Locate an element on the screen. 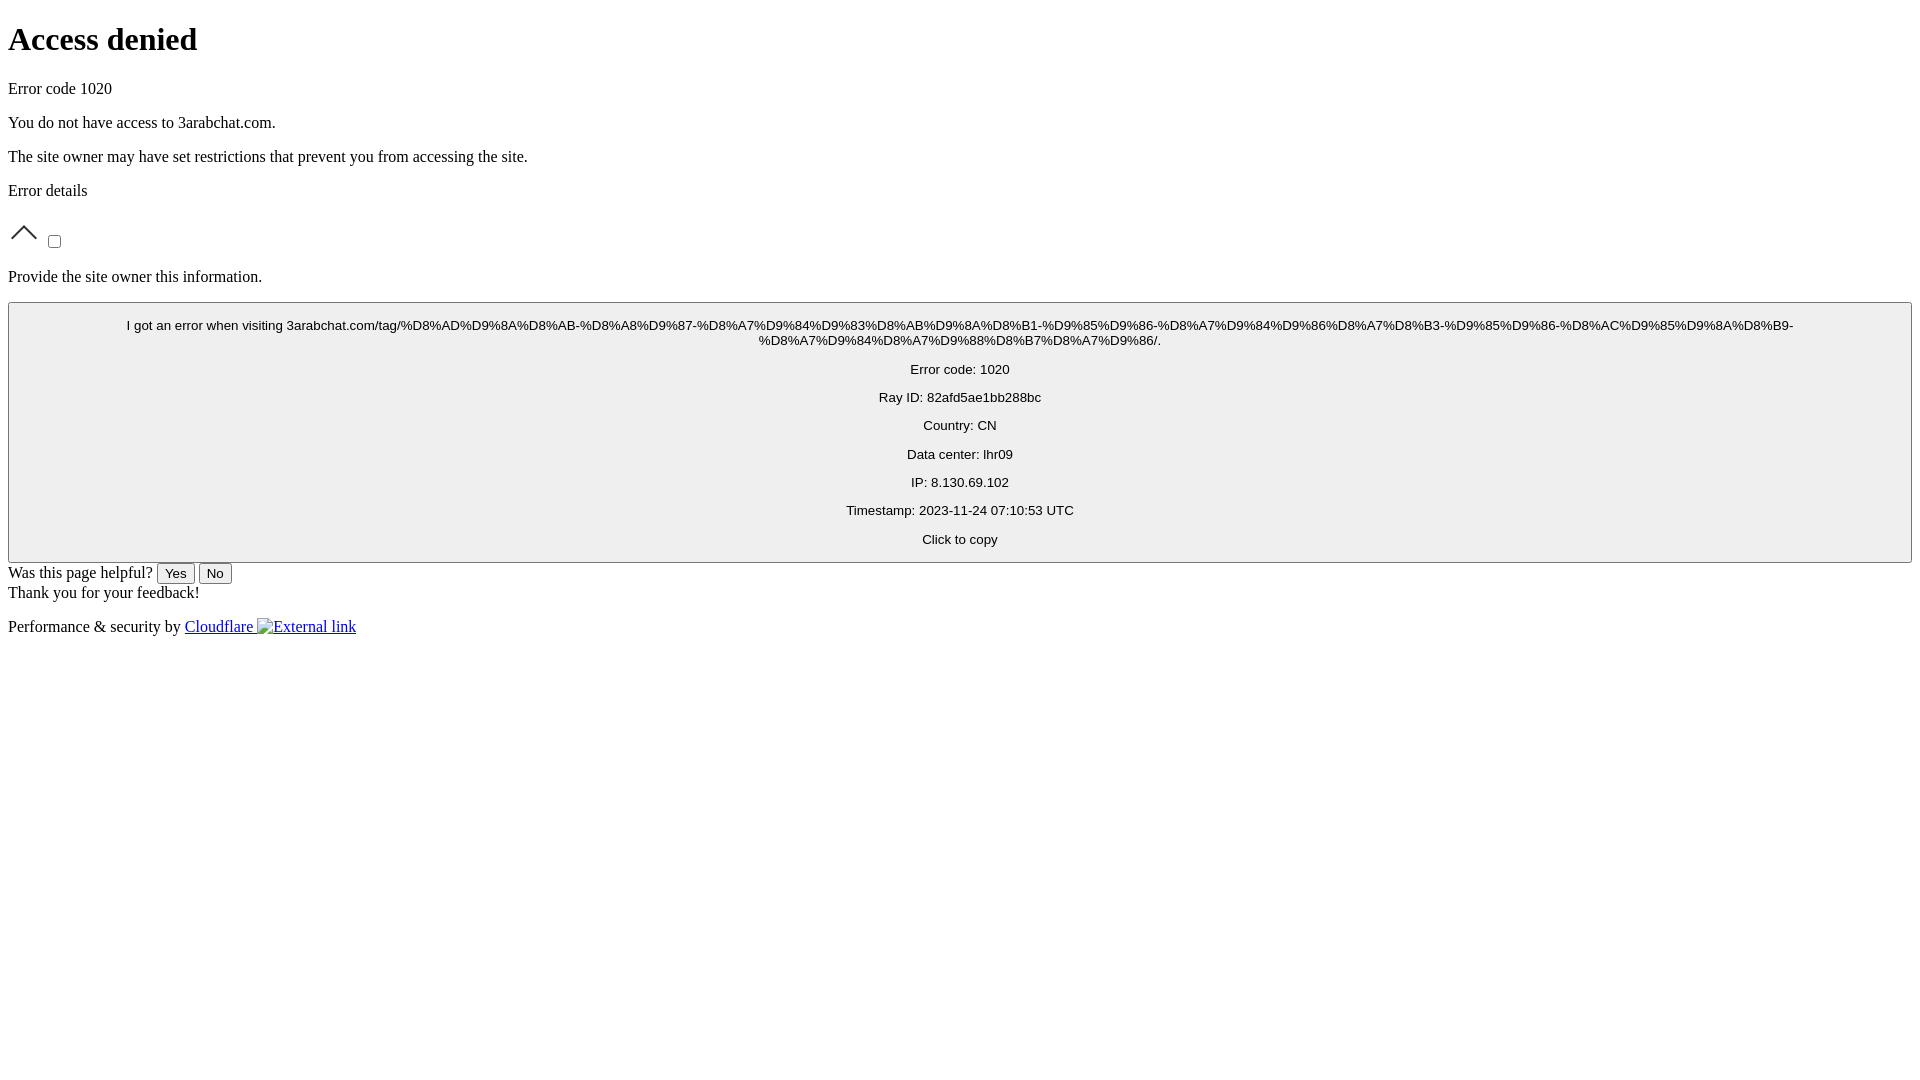 This screenshot has width=1920, height=1080. 'Opens in new tab' is located at coordinates (305, 626).